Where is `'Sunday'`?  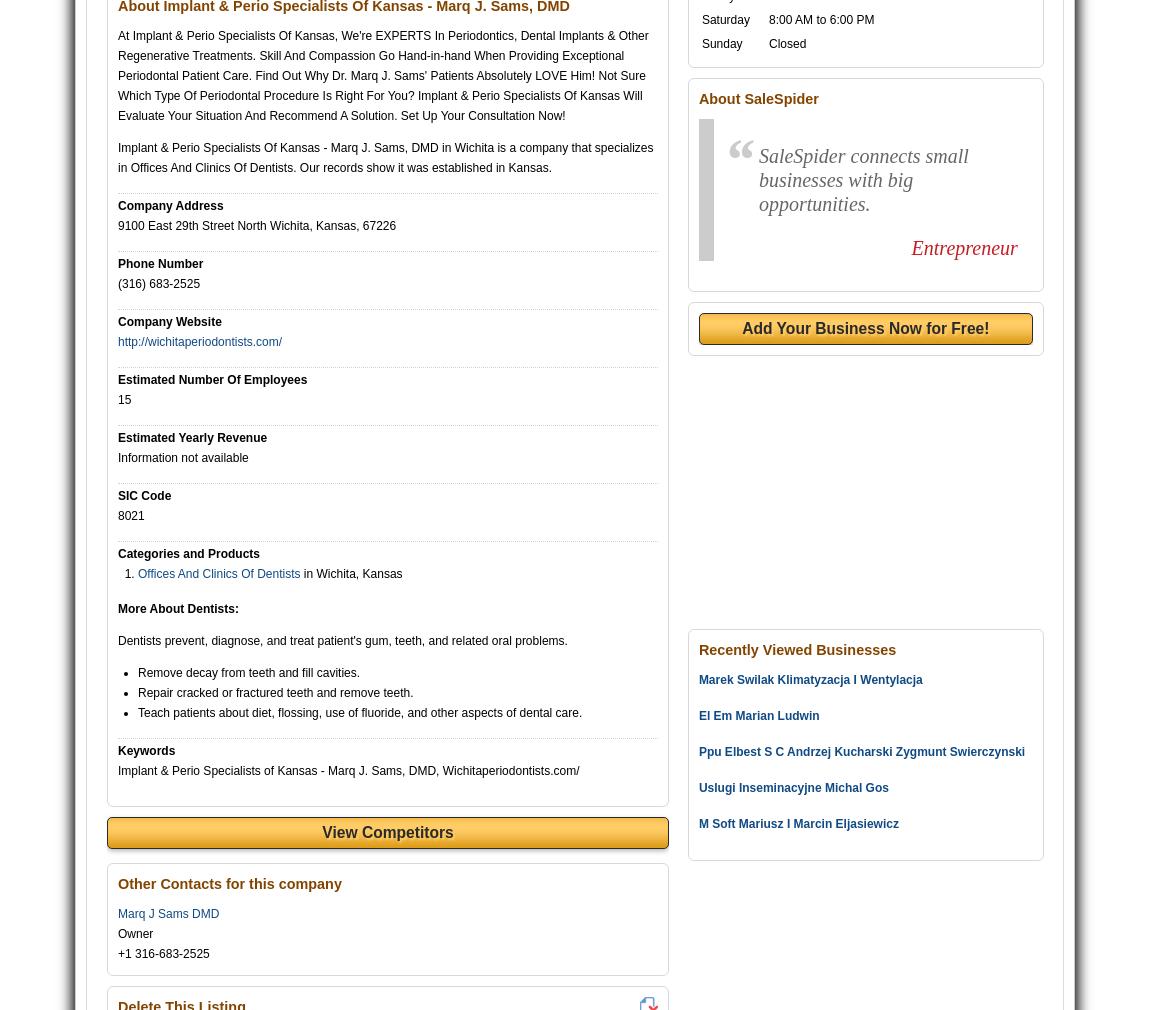 'Sunday' is located at coordinates (720, 43).